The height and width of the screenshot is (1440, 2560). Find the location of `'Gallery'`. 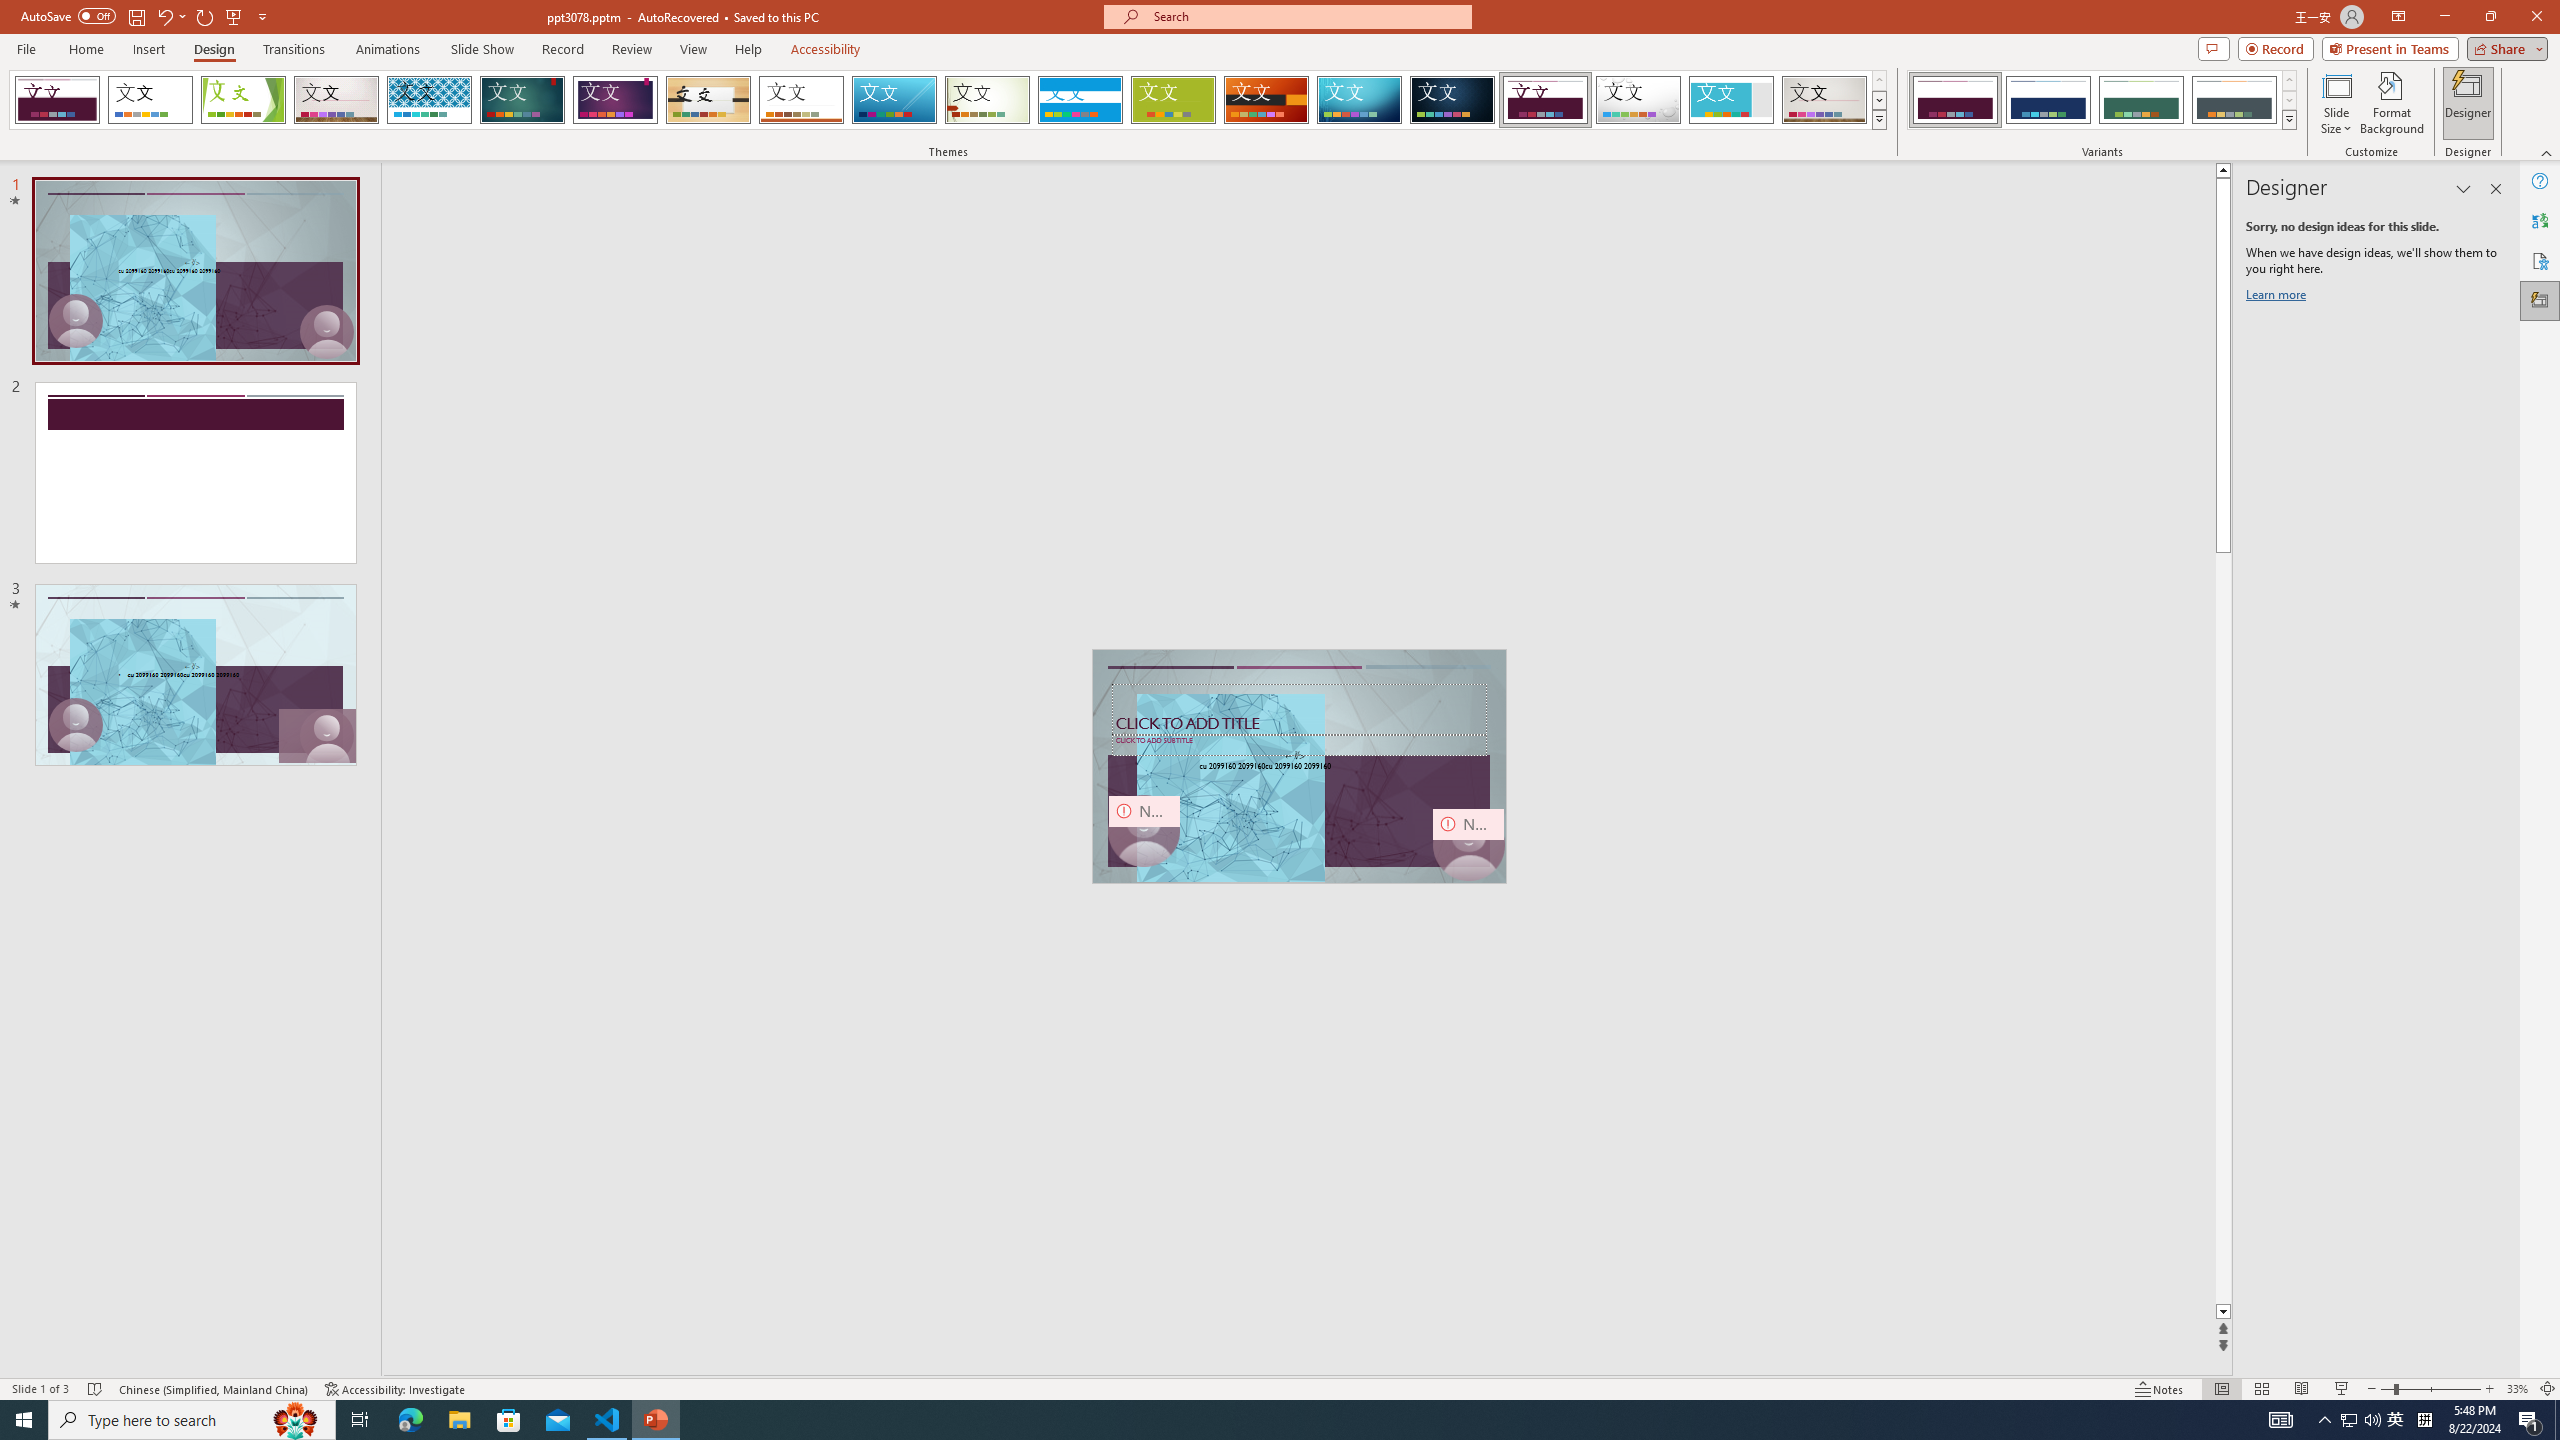

'Gallery' is located at coordinates (1825, 99).